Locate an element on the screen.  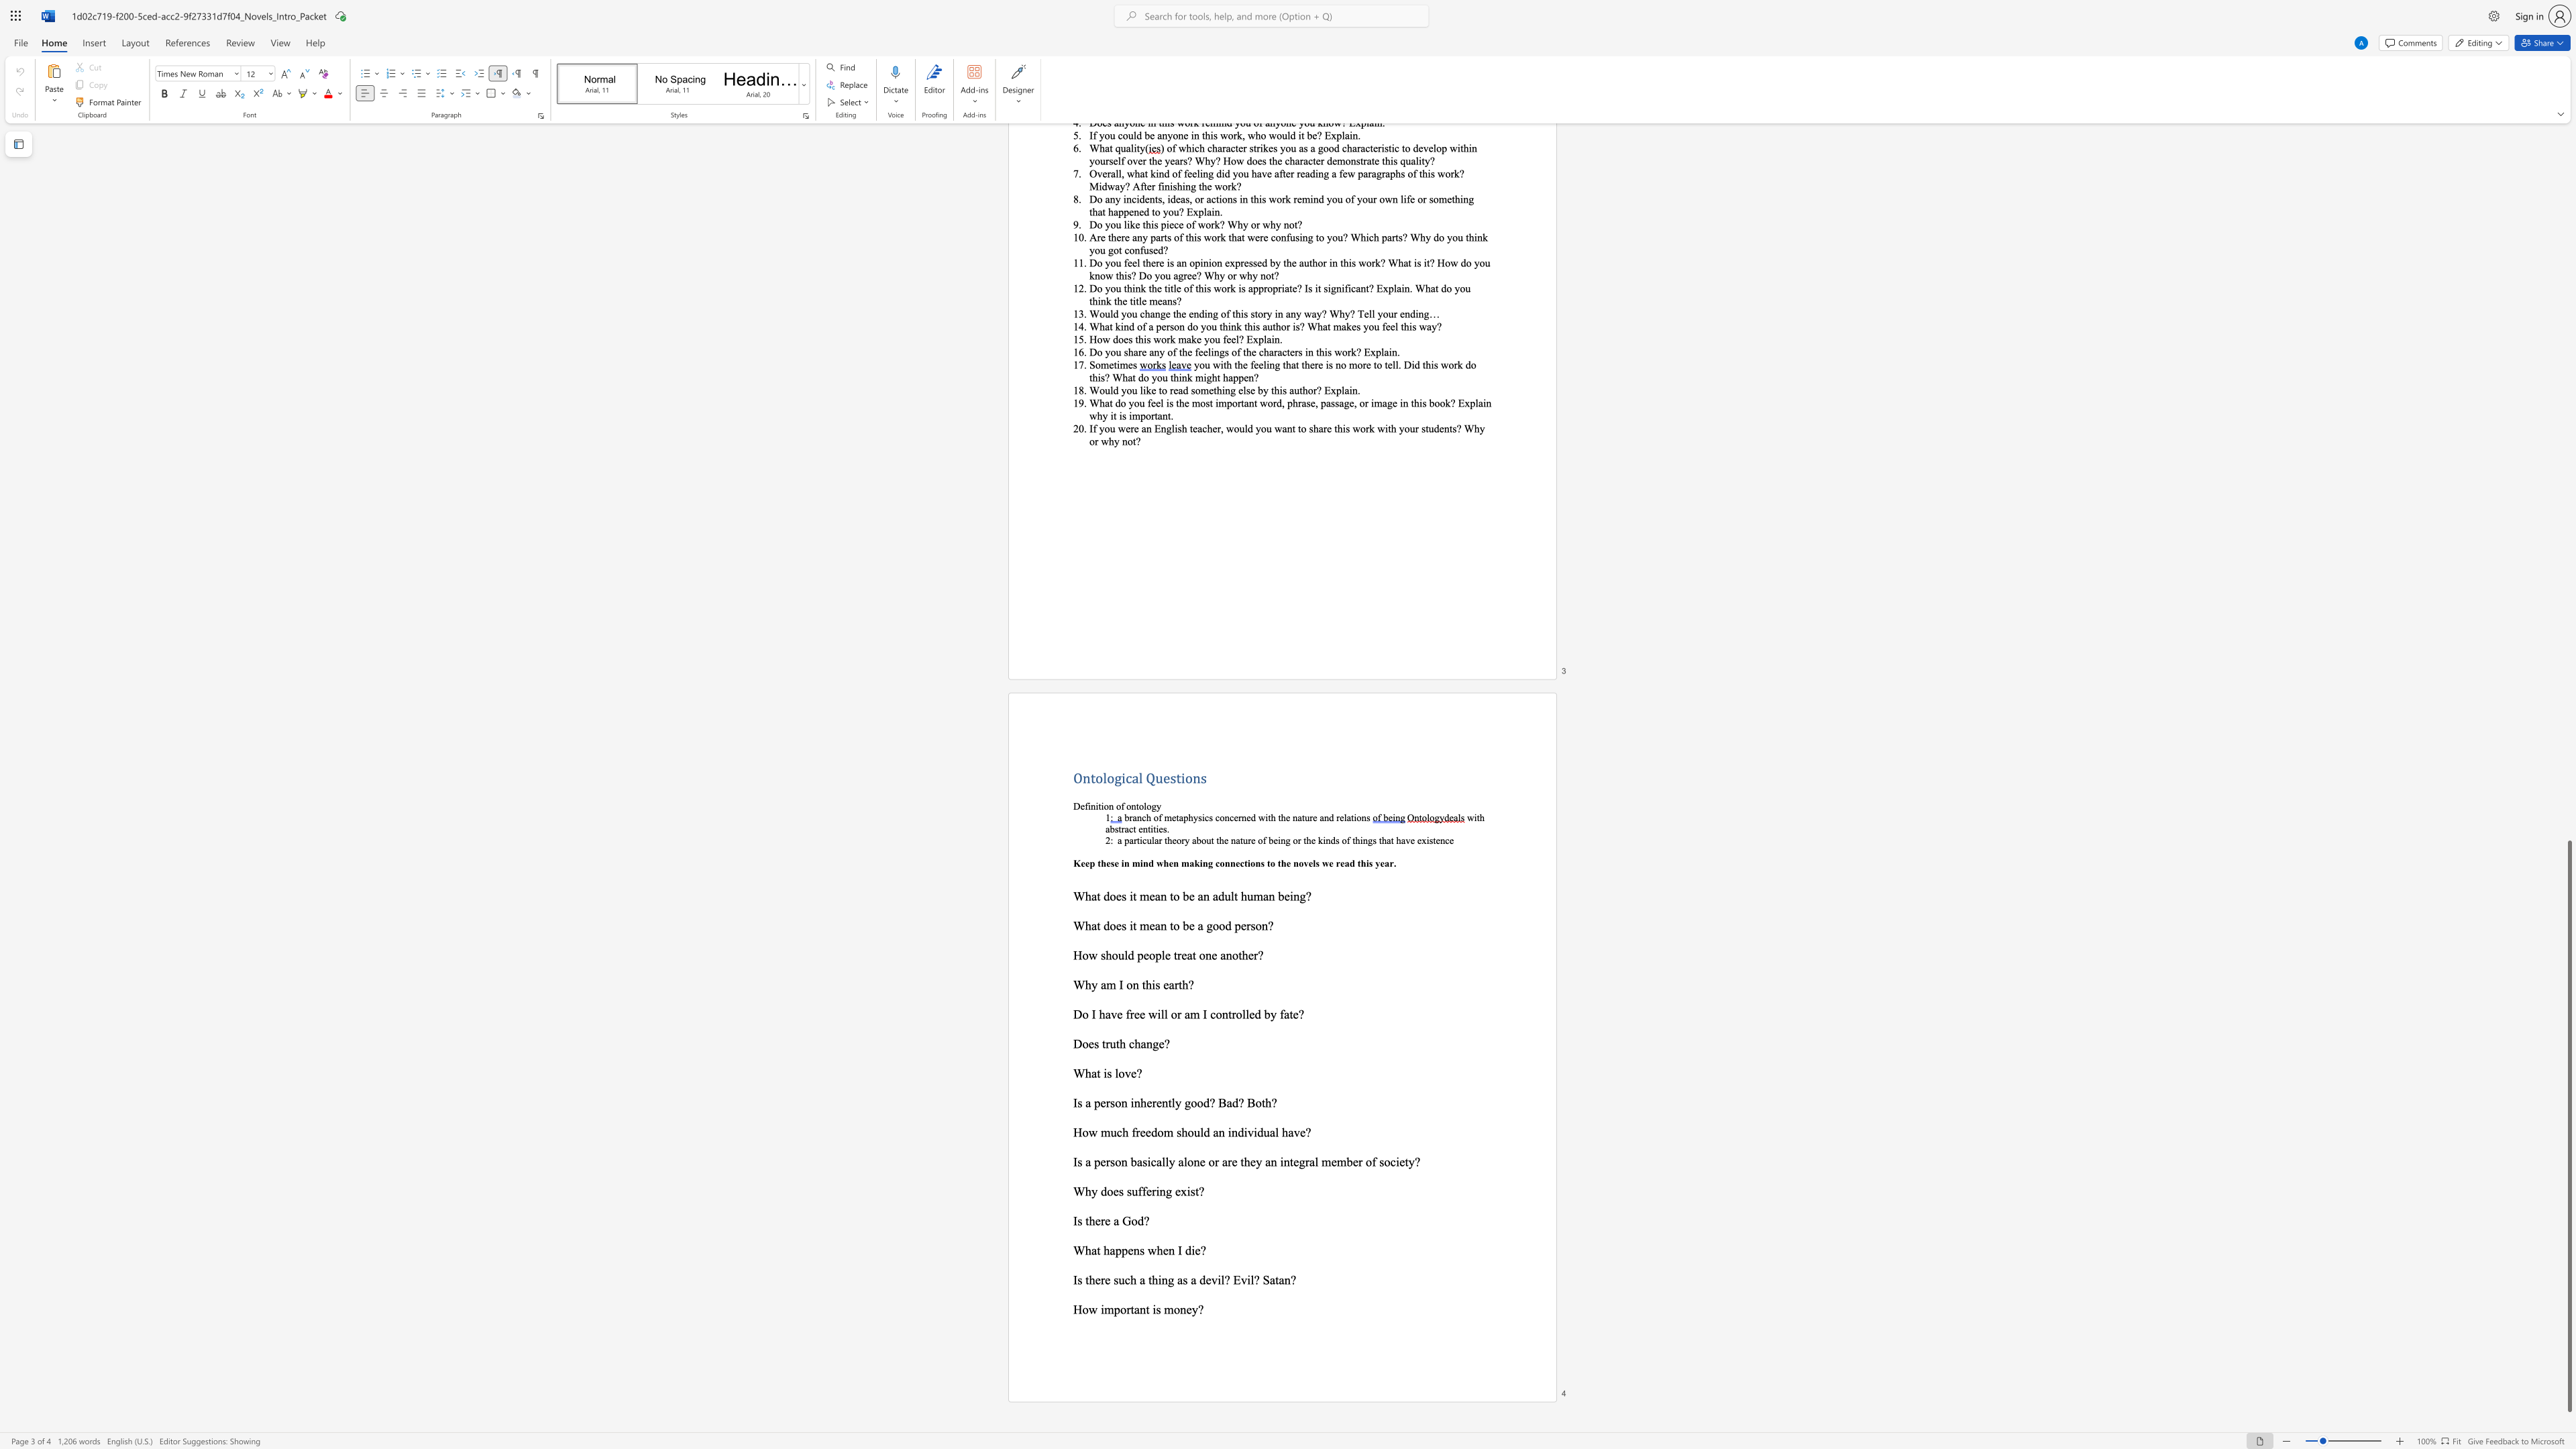
the 2th character "e" in the text is located at coordinates (1160, 1043).